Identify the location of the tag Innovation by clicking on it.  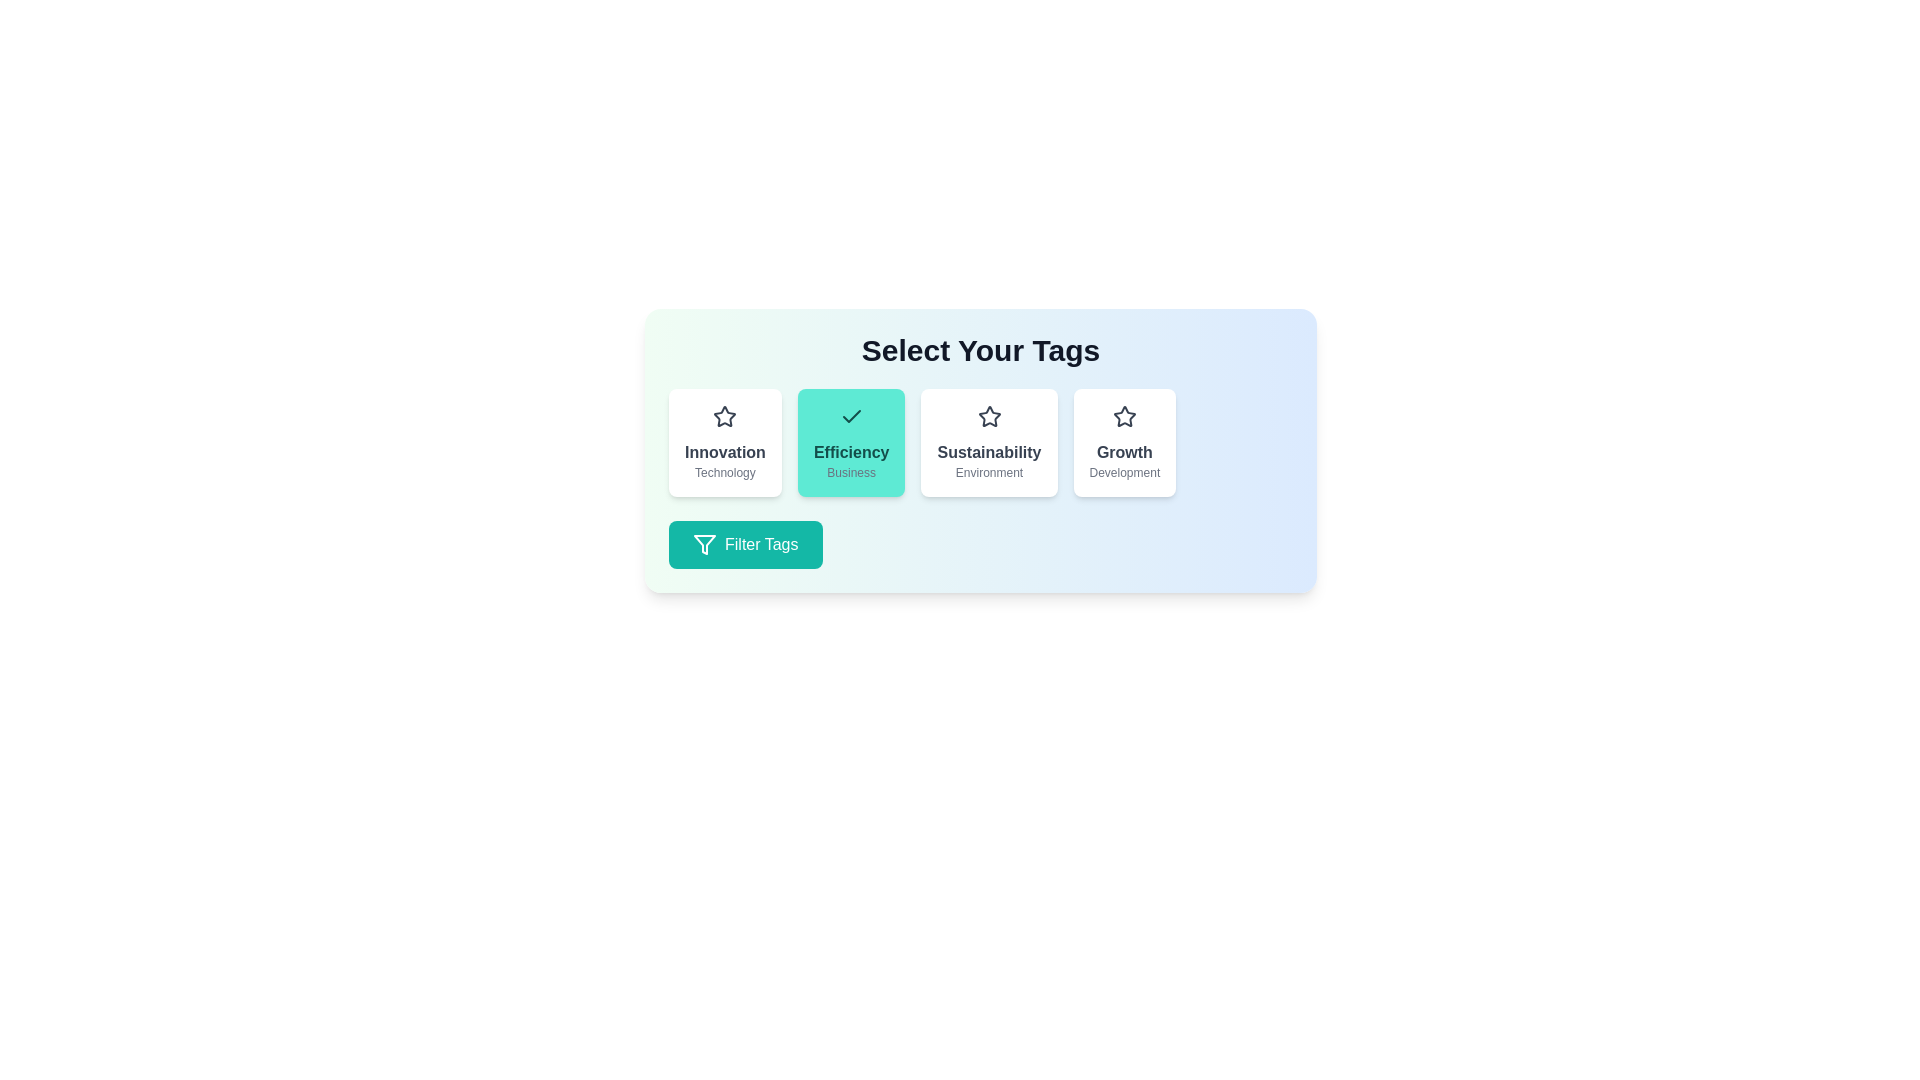
(724, 442).